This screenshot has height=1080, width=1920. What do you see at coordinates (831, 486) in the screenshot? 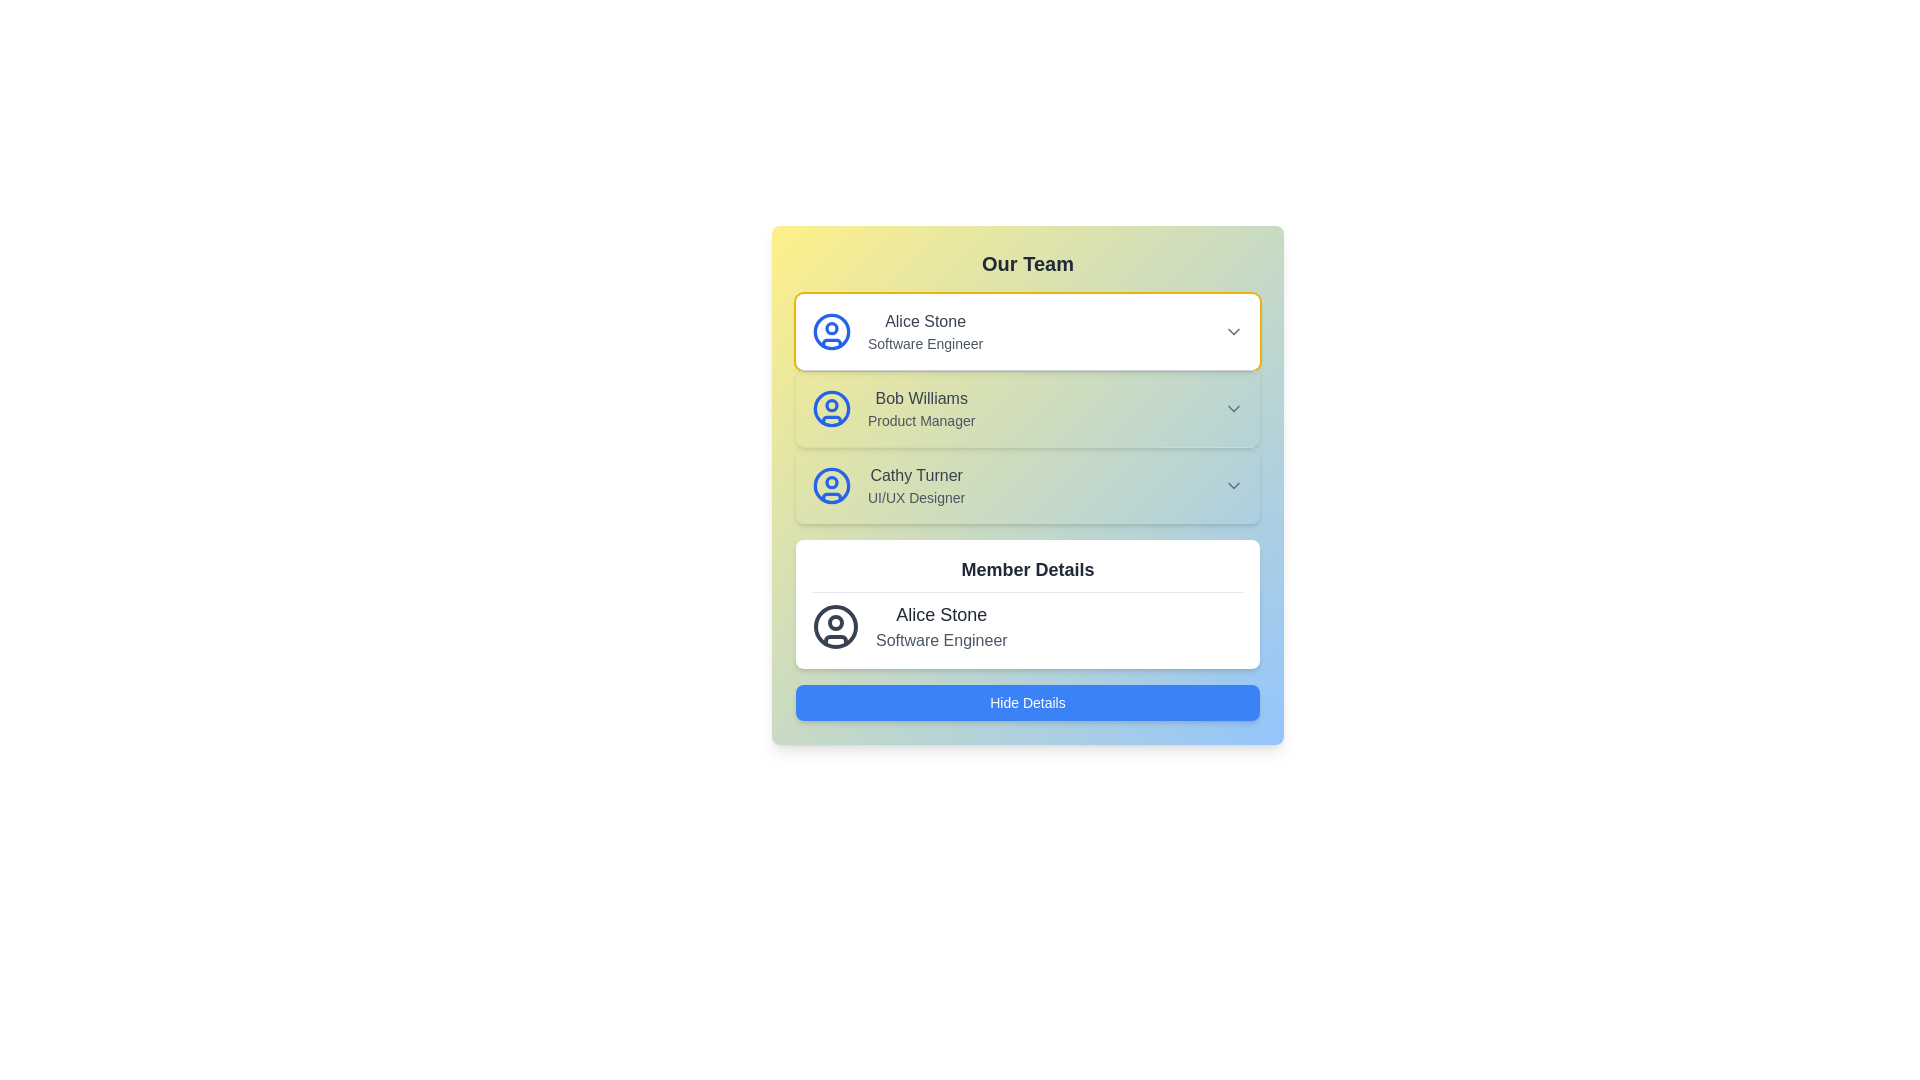
I see `the user icon located in the third row of the 'Our Team' section, aligned horizontally with 'Cathy Turner'` at bounding box center [831, 486].